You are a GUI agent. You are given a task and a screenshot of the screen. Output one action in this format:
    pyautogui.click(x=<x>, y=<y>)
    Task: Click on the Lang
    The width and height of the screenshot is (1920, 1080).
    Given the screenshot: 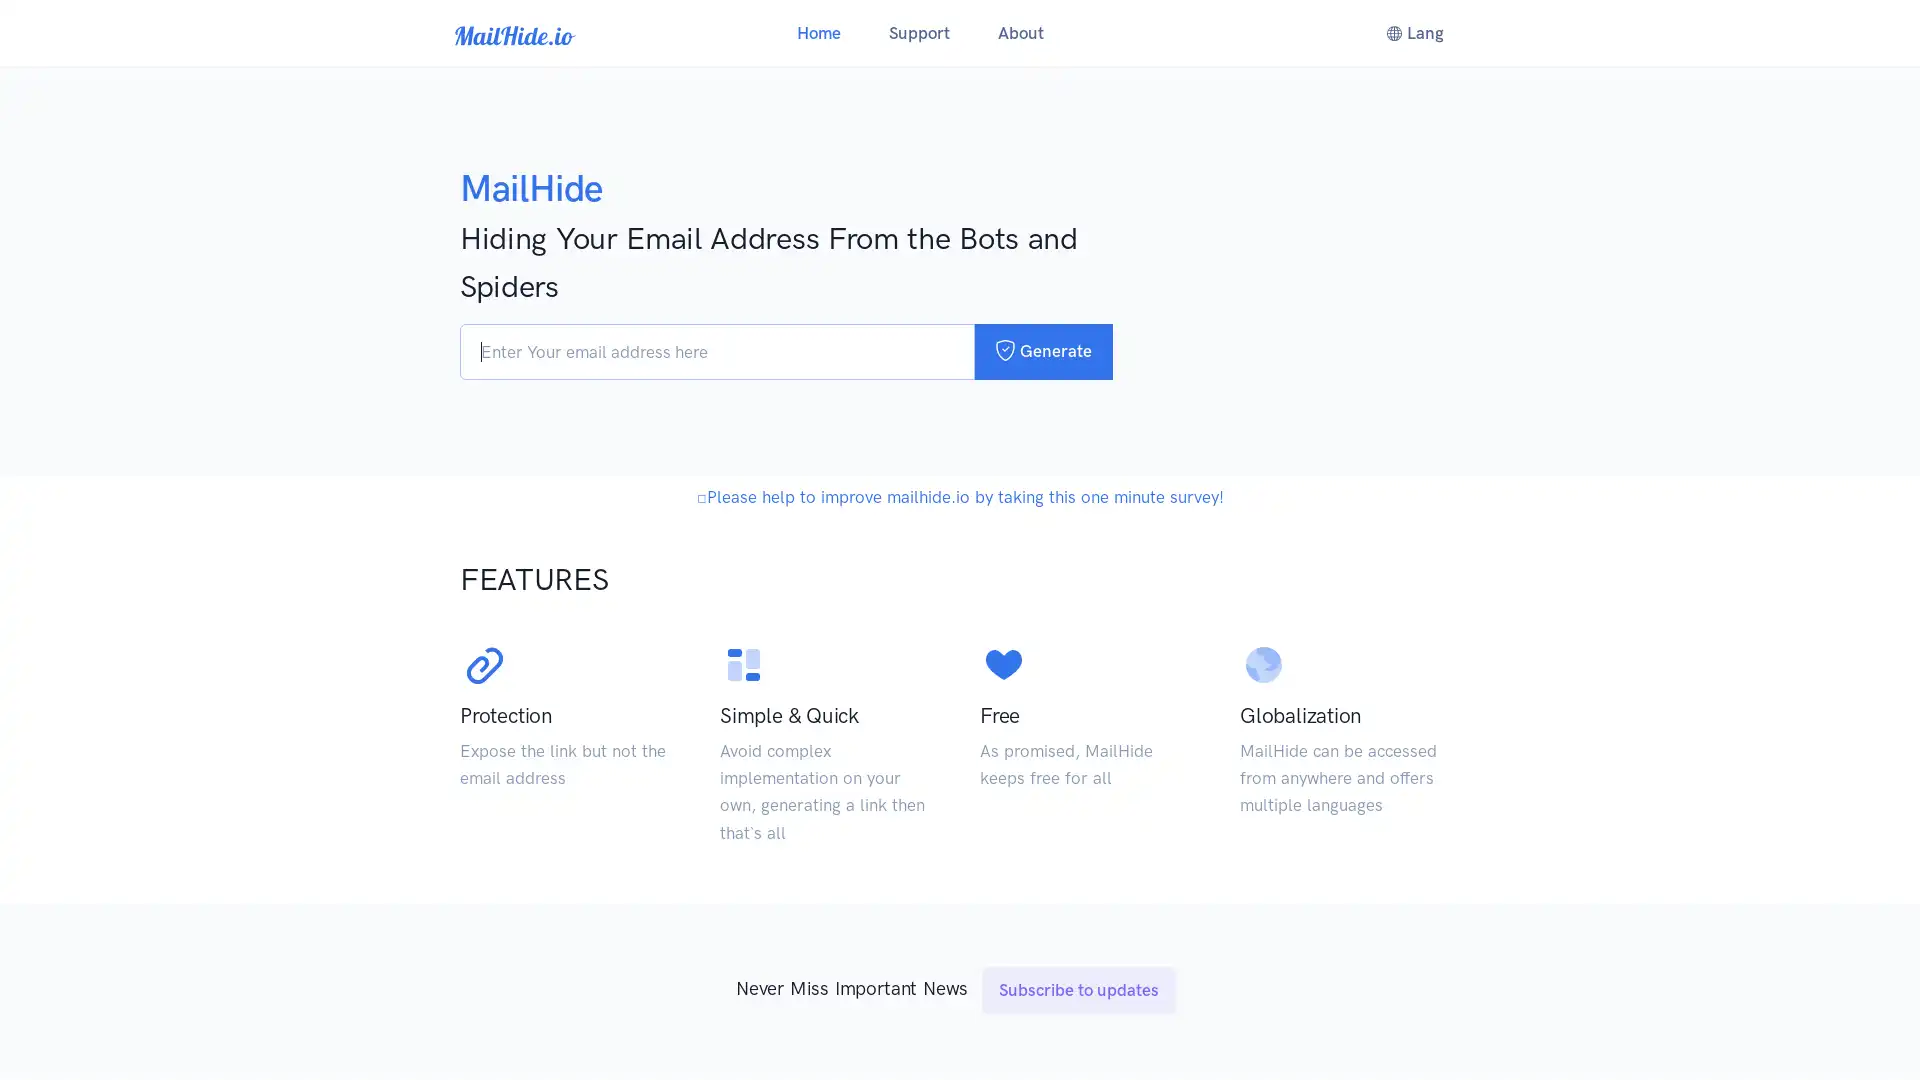 What is the action you would take?
    pyautogui.click(x=1413, y=33)
    